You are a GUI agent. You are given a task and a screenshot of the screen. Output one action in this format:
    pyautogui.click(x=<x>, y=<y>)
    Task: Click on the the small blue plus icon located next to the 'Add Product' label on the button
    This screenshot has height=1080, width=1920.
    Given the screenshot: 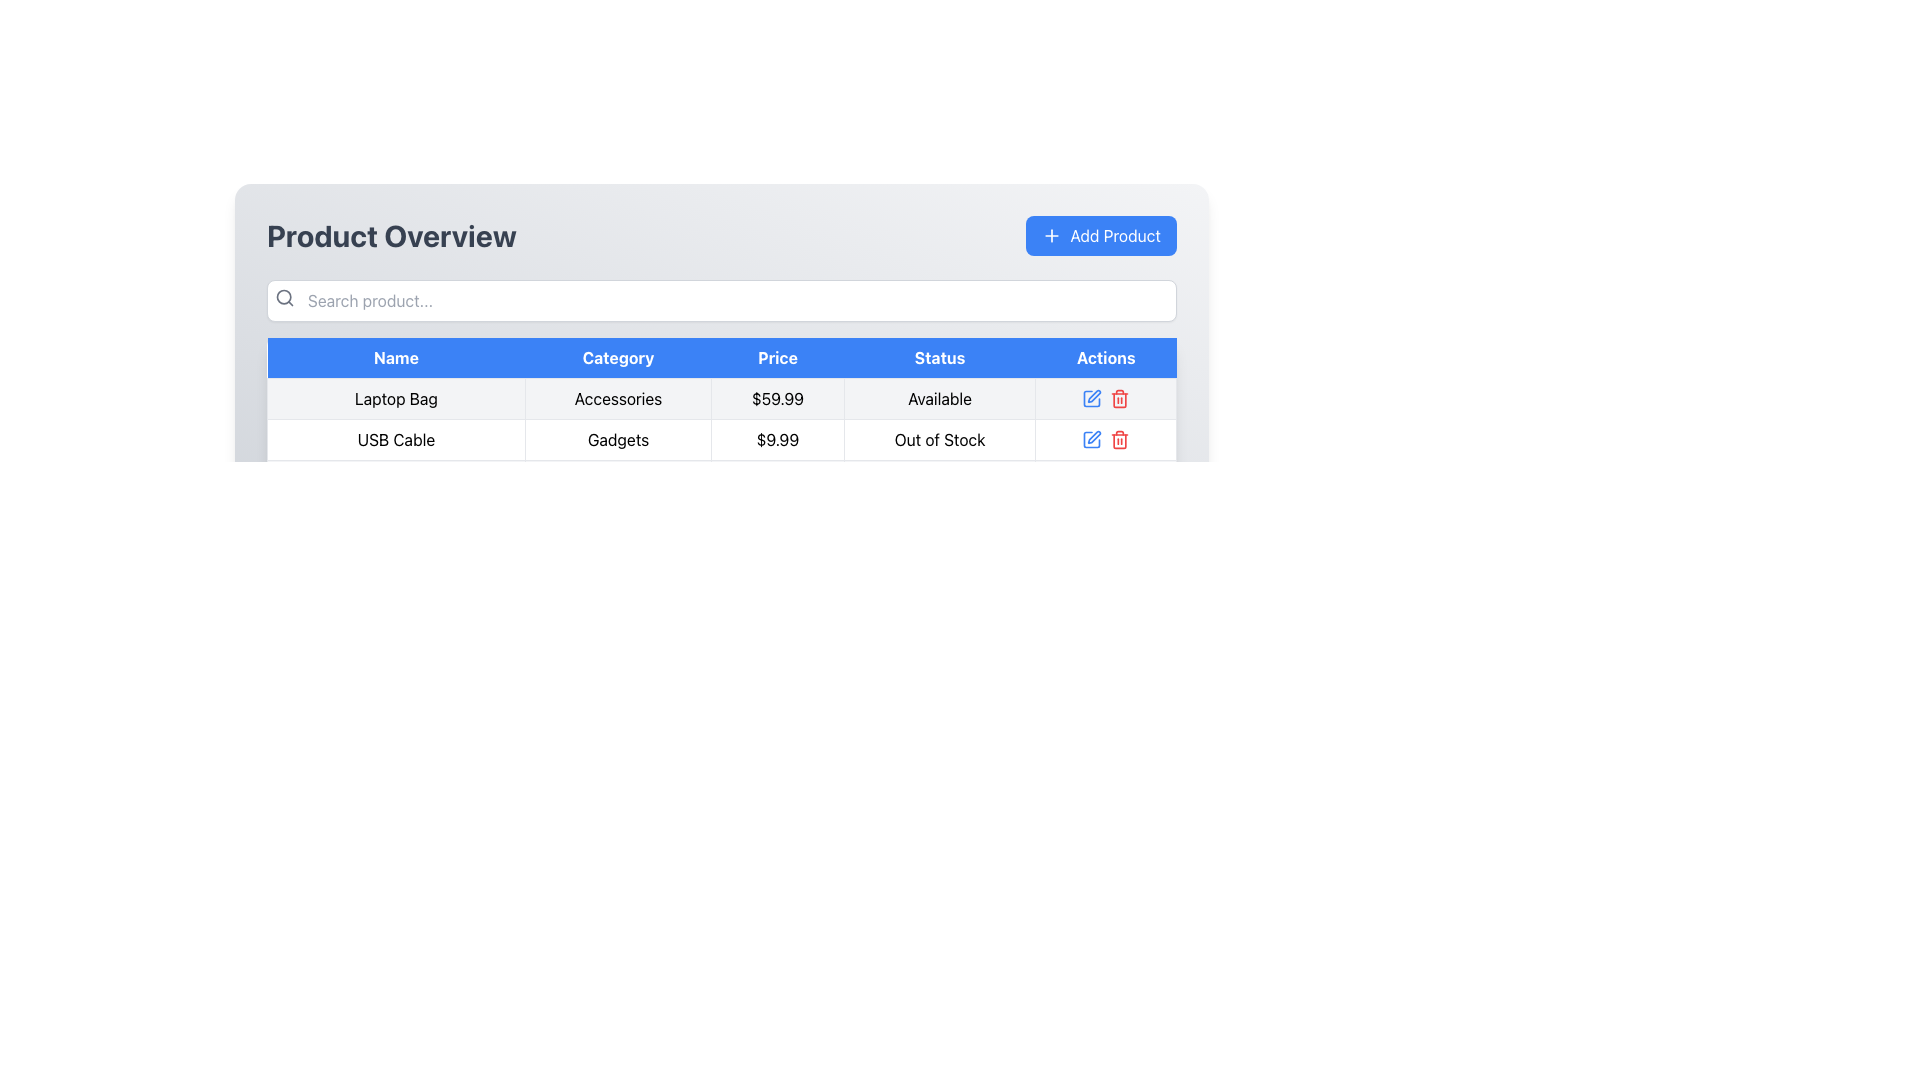 What is the action you would take?
    pyautogui.click(x=1051, y=234)
    